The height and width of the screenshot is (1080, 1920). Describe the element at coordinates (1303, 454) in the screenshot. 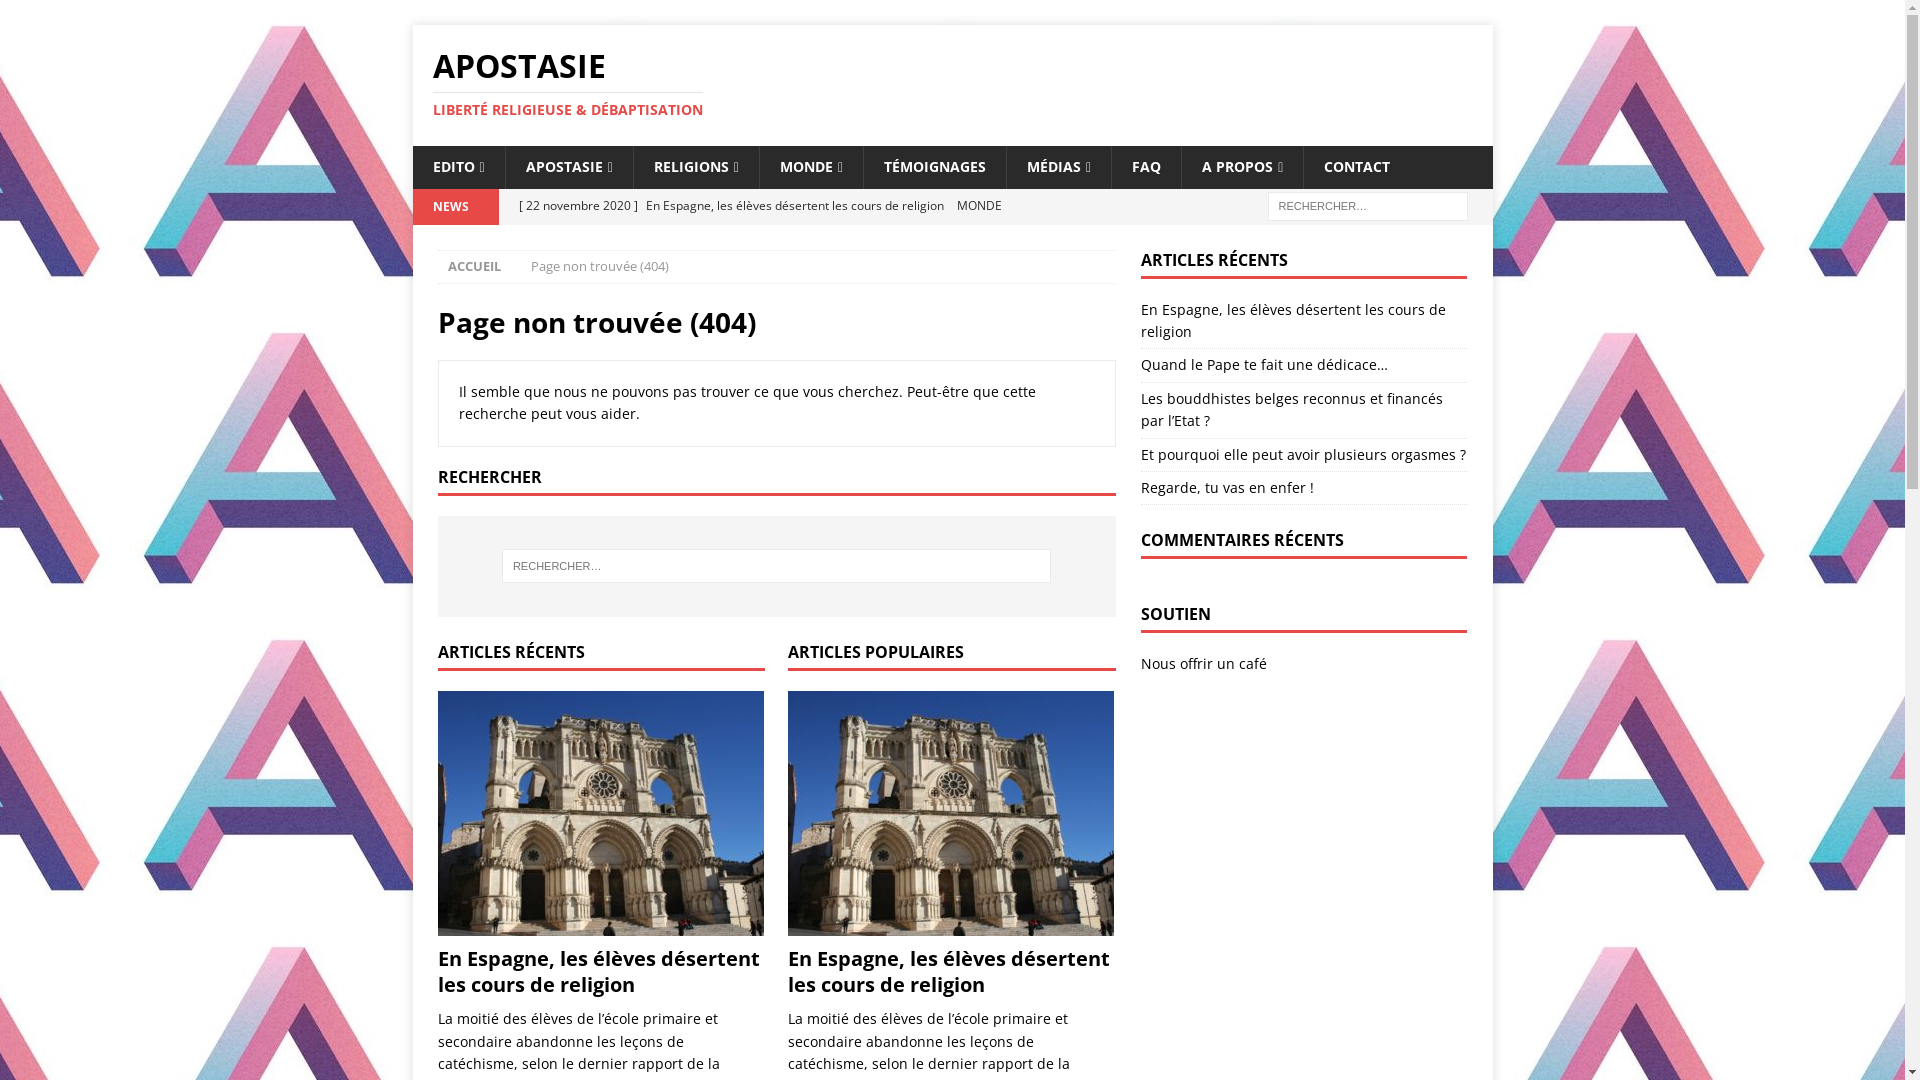

I see `'Et pourquoi elle peut avoir plusieurs orgasmes ?'` at that location.